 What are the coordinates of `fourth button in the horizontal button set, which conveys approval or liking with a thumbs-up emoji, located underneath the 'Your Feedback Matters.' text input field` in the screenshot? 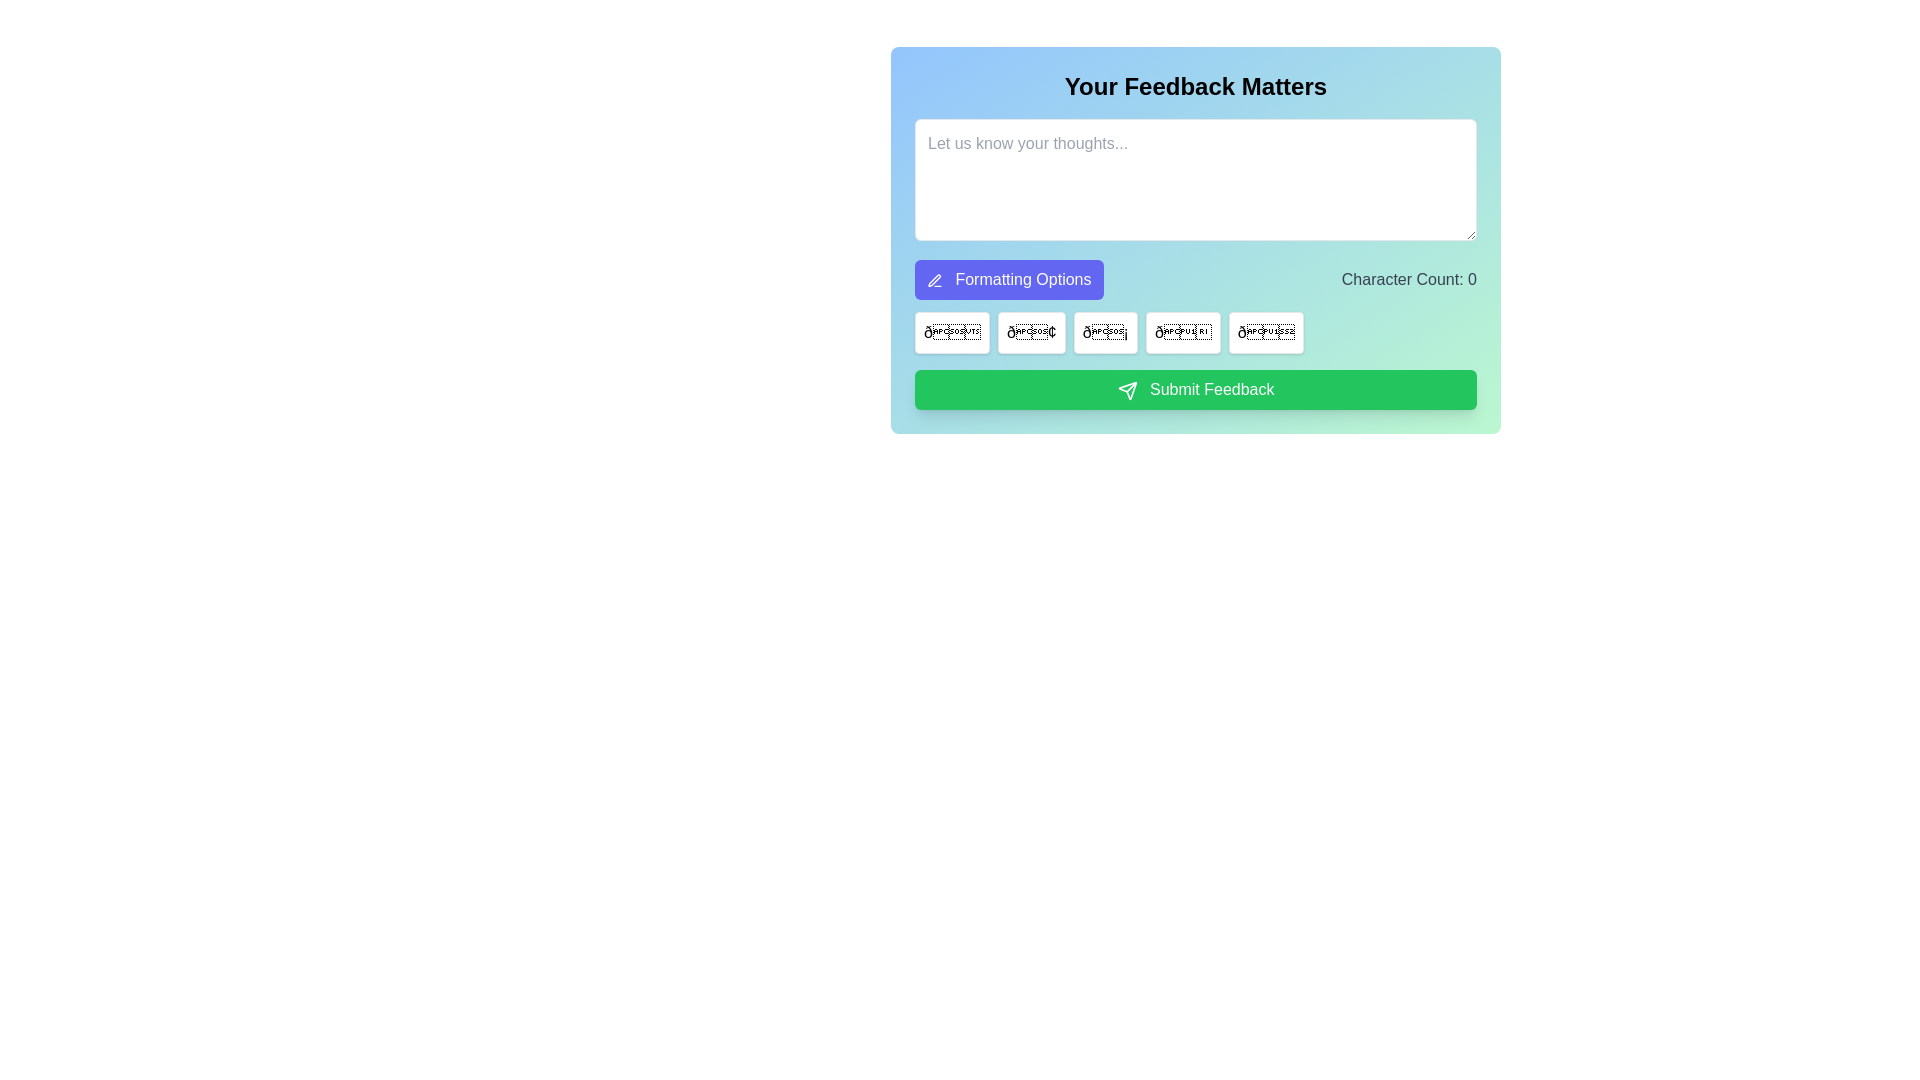 It's located at (1183, 331).